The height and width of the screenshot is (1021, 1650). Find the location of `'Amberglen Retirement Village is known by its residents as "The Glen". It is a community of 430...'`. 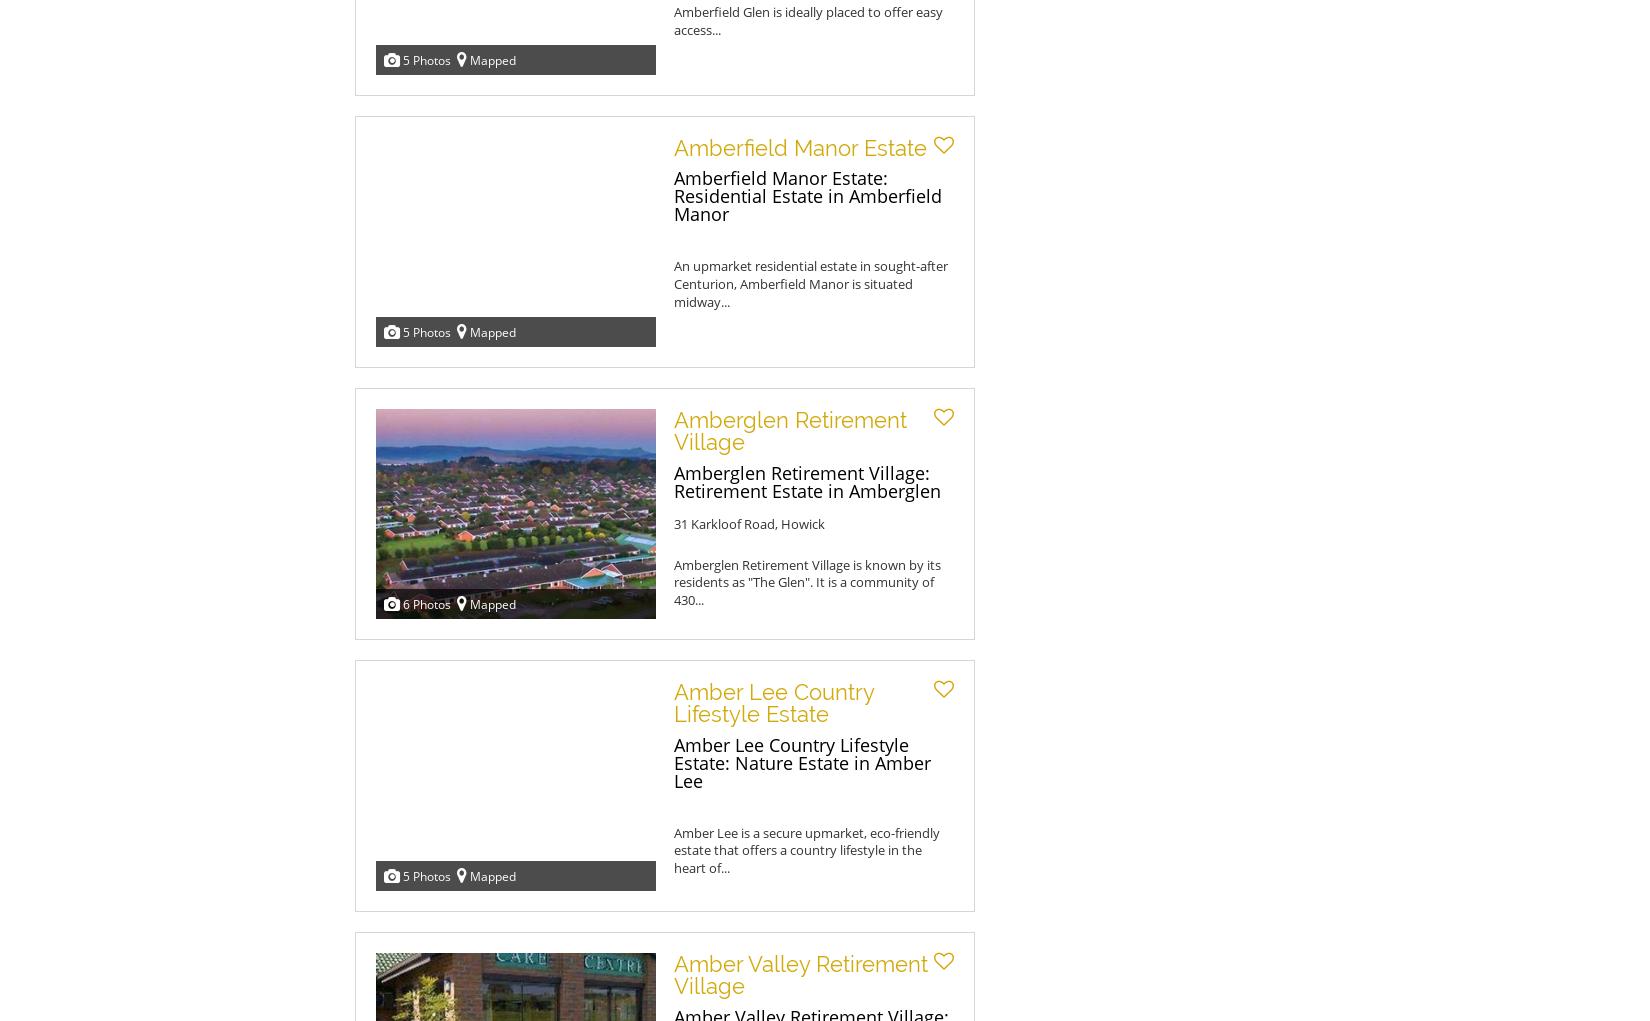

'Amberglen Retirement Village is known by its residents as "The Glen". It is a community of 430...' is located at coordinates (806, 580).